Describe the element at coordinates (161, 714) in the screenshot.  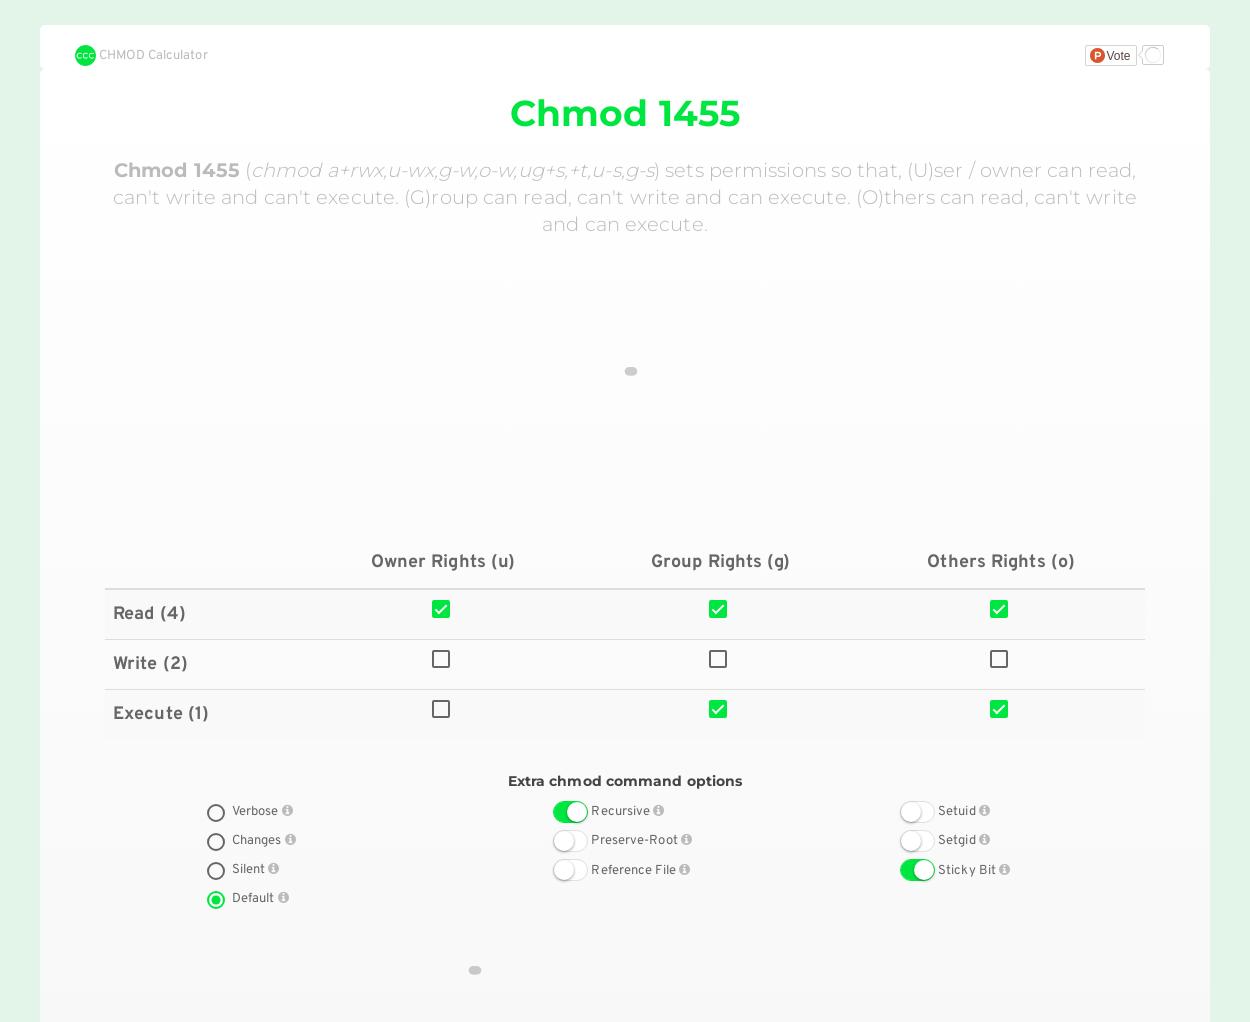
I see `'Execute (1)'` at that location.